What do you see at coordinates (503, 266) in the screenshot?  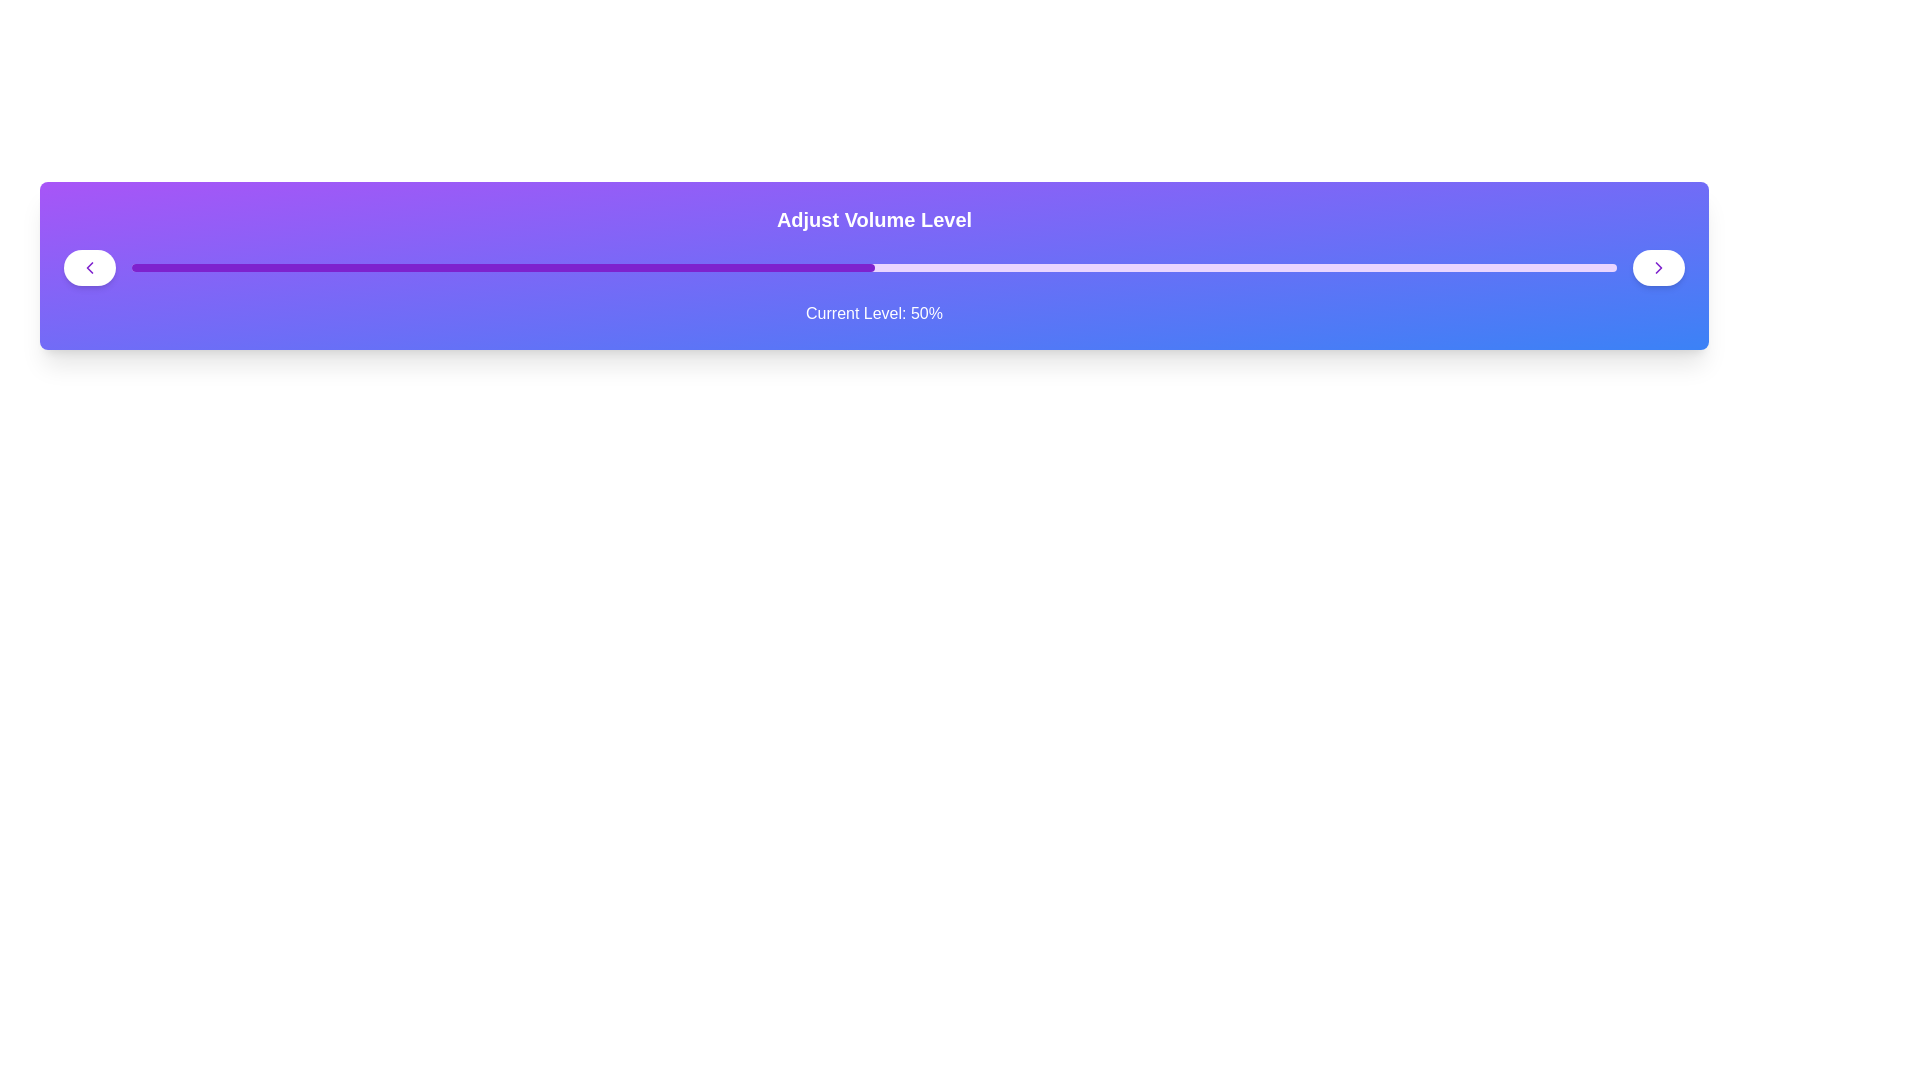 I see `the filled segment of the progress indicator bar, which visually represents 50% of the total range in the slider component` at bounding box center [503, 266].